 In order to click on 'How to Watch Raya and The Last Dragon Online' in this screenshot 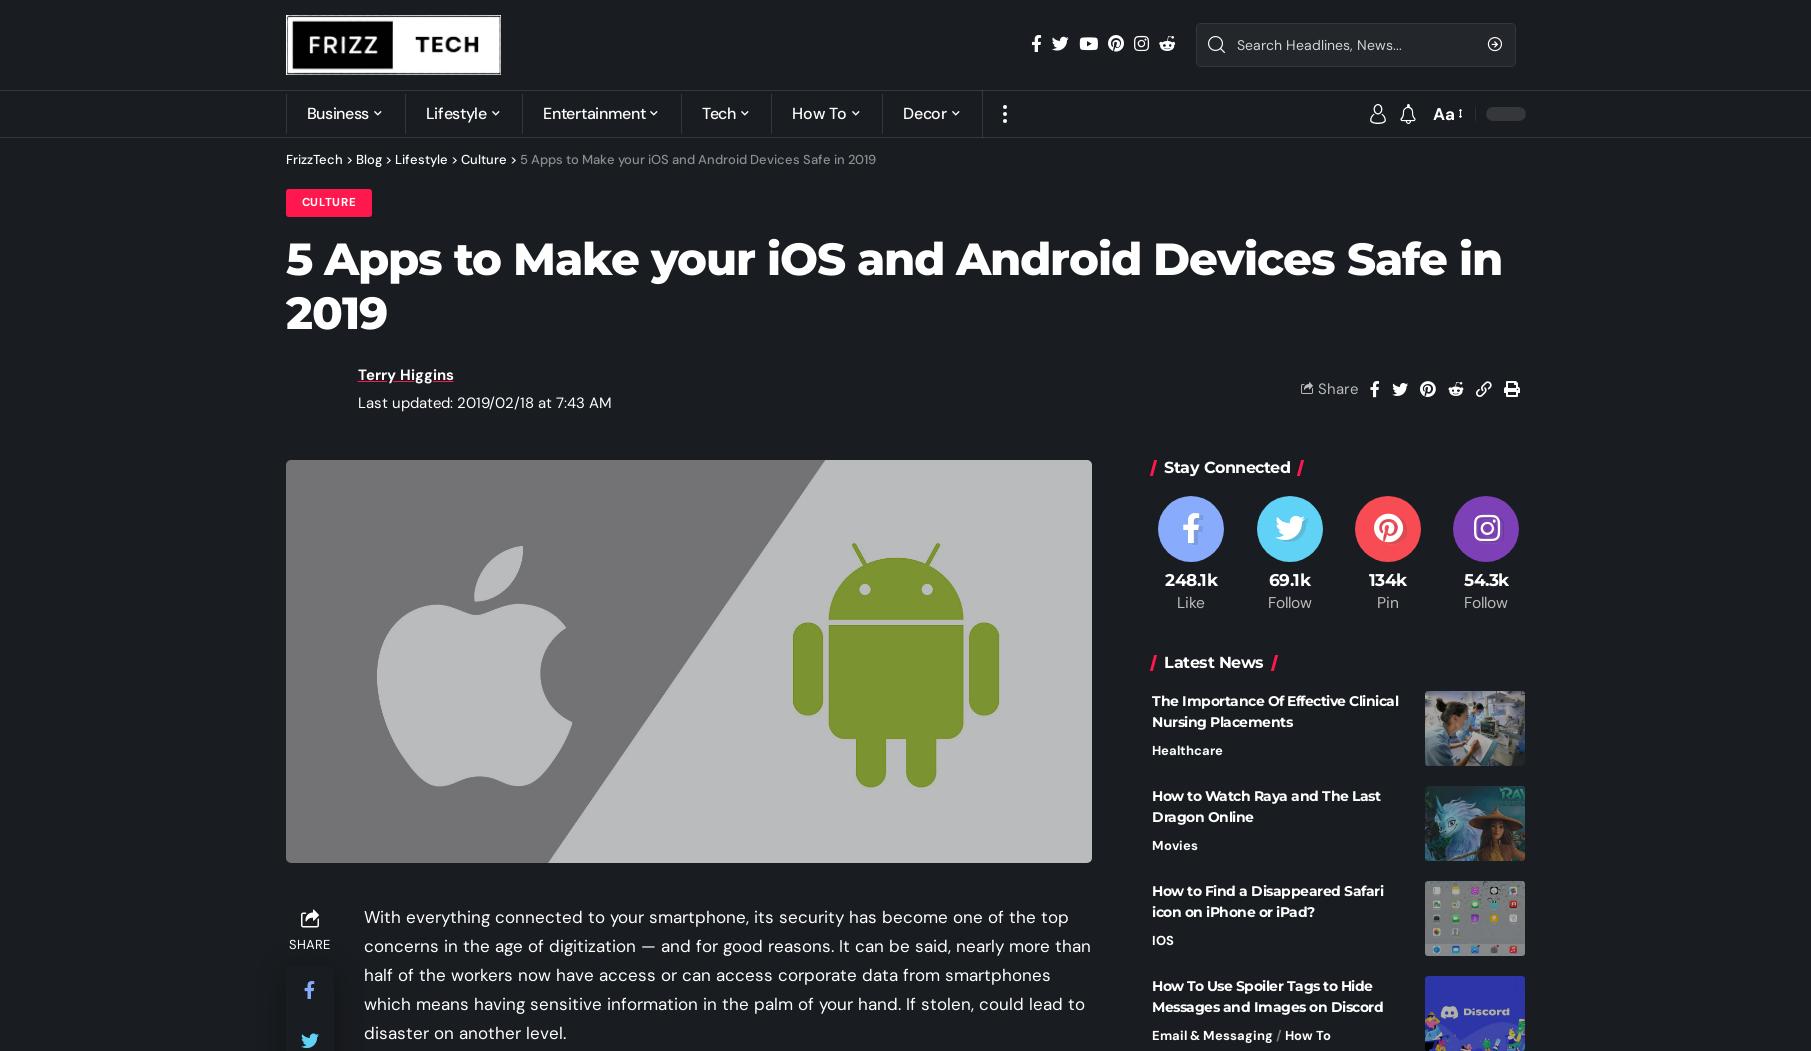, I will do `click(1266, 804)`.